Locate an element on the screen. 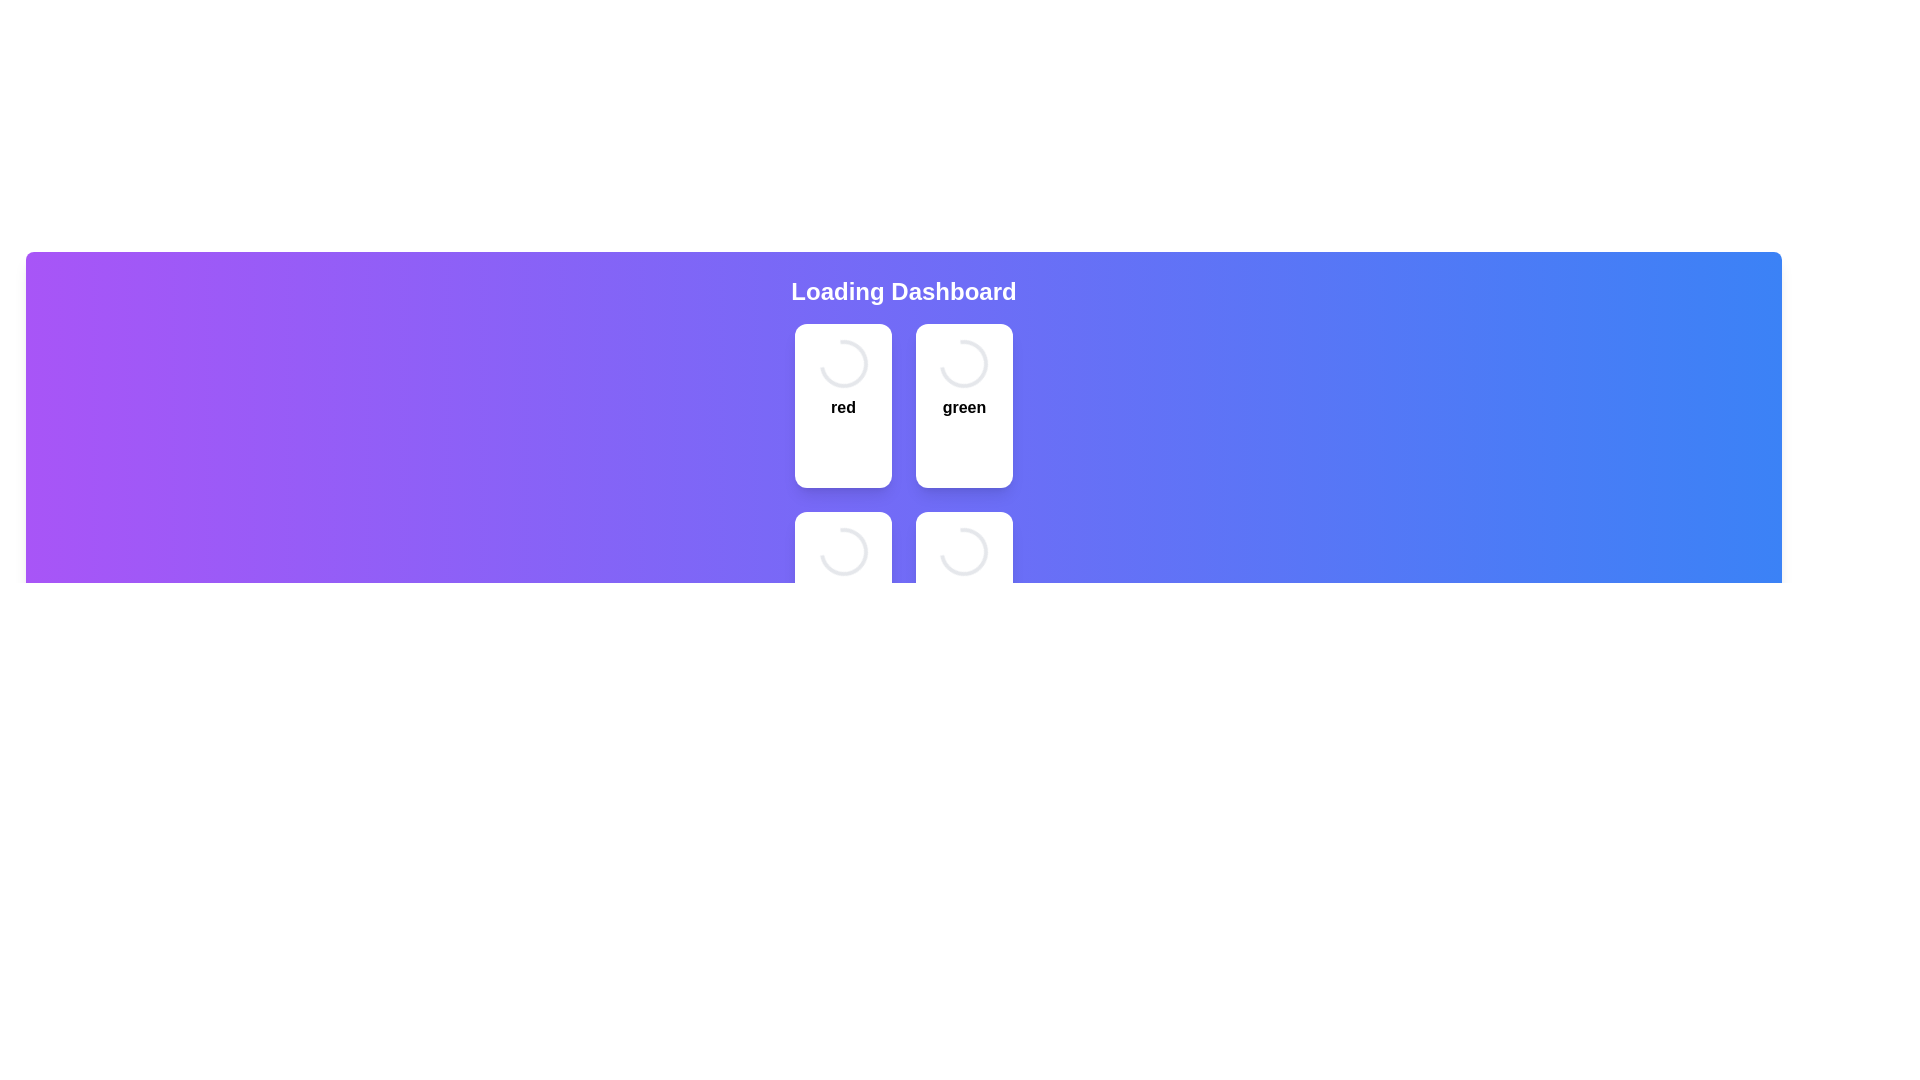  the interactive card in the bottom-left position of the grid, which is associated with the 'blue' category or status is located at coordinates (843, 593).